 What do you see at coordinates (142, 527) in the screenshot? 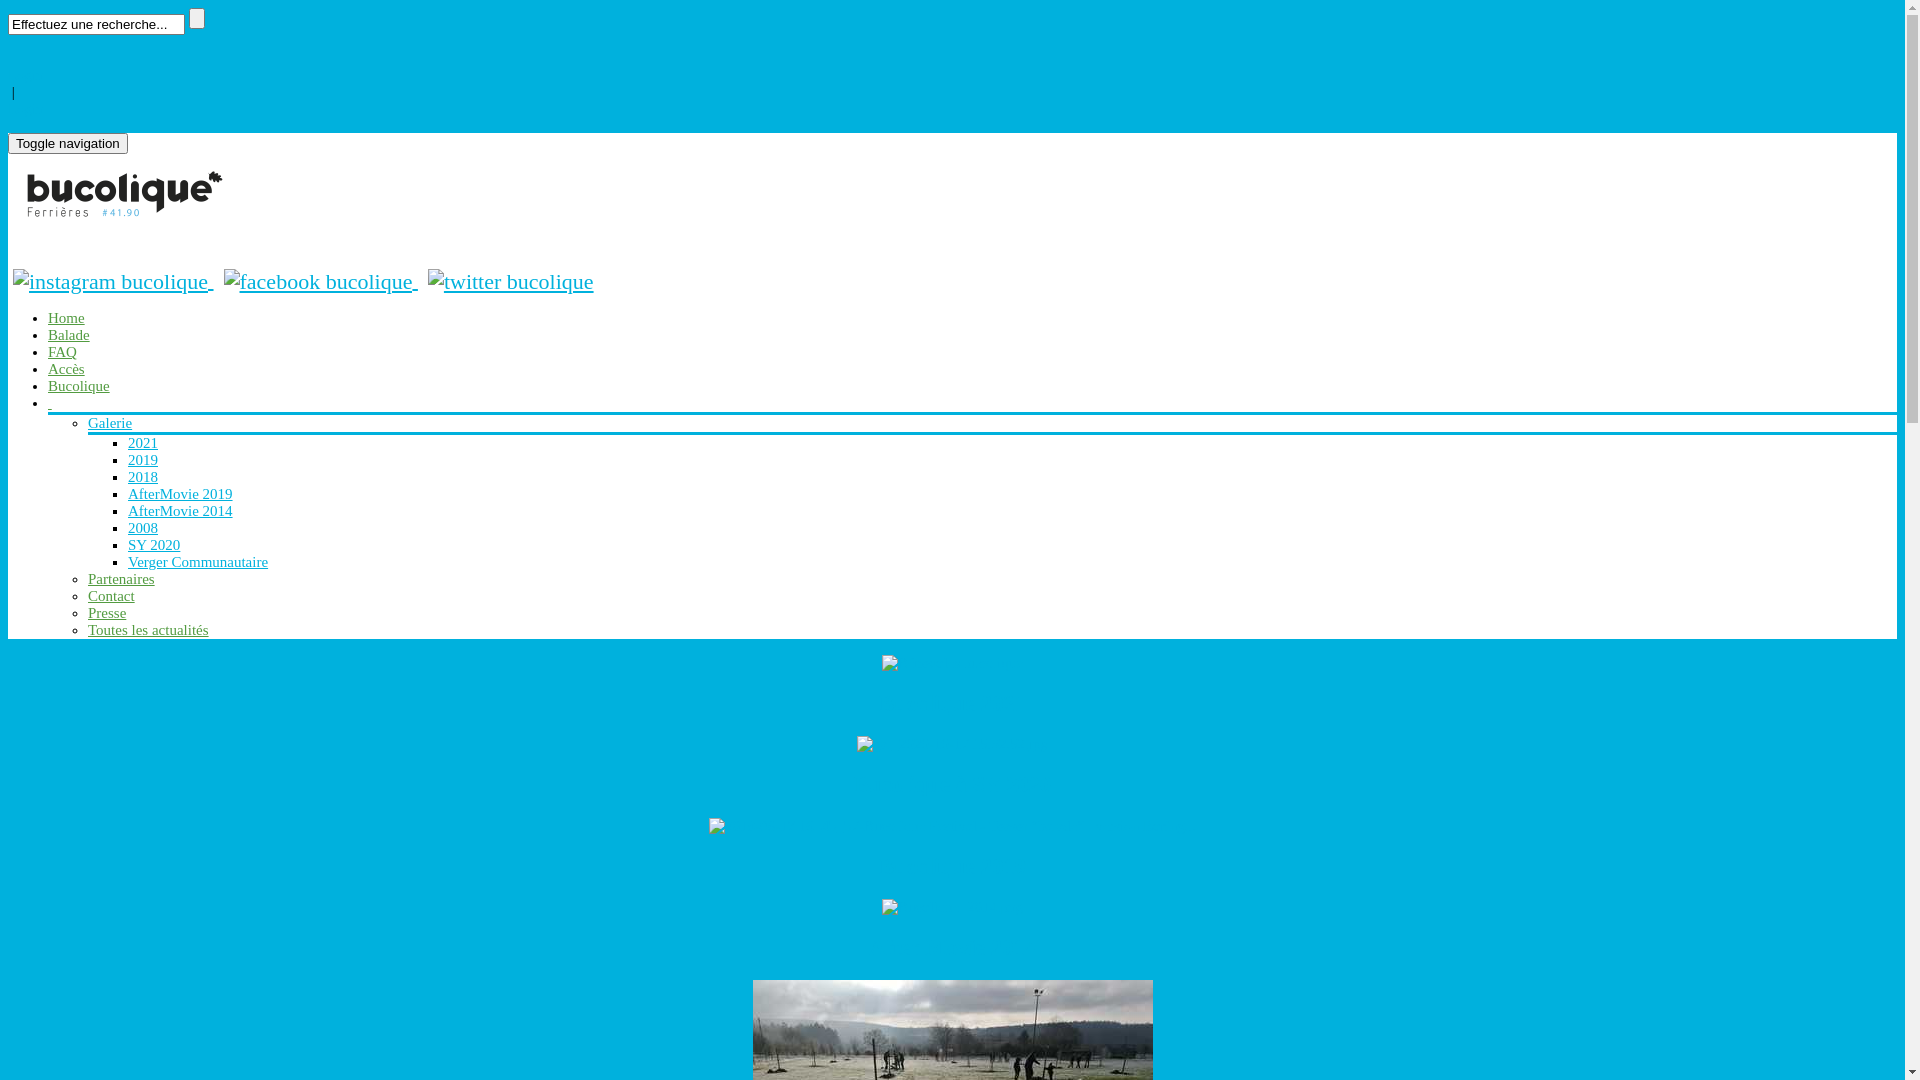
I see `'2008'` at bounding box center [142, 527].